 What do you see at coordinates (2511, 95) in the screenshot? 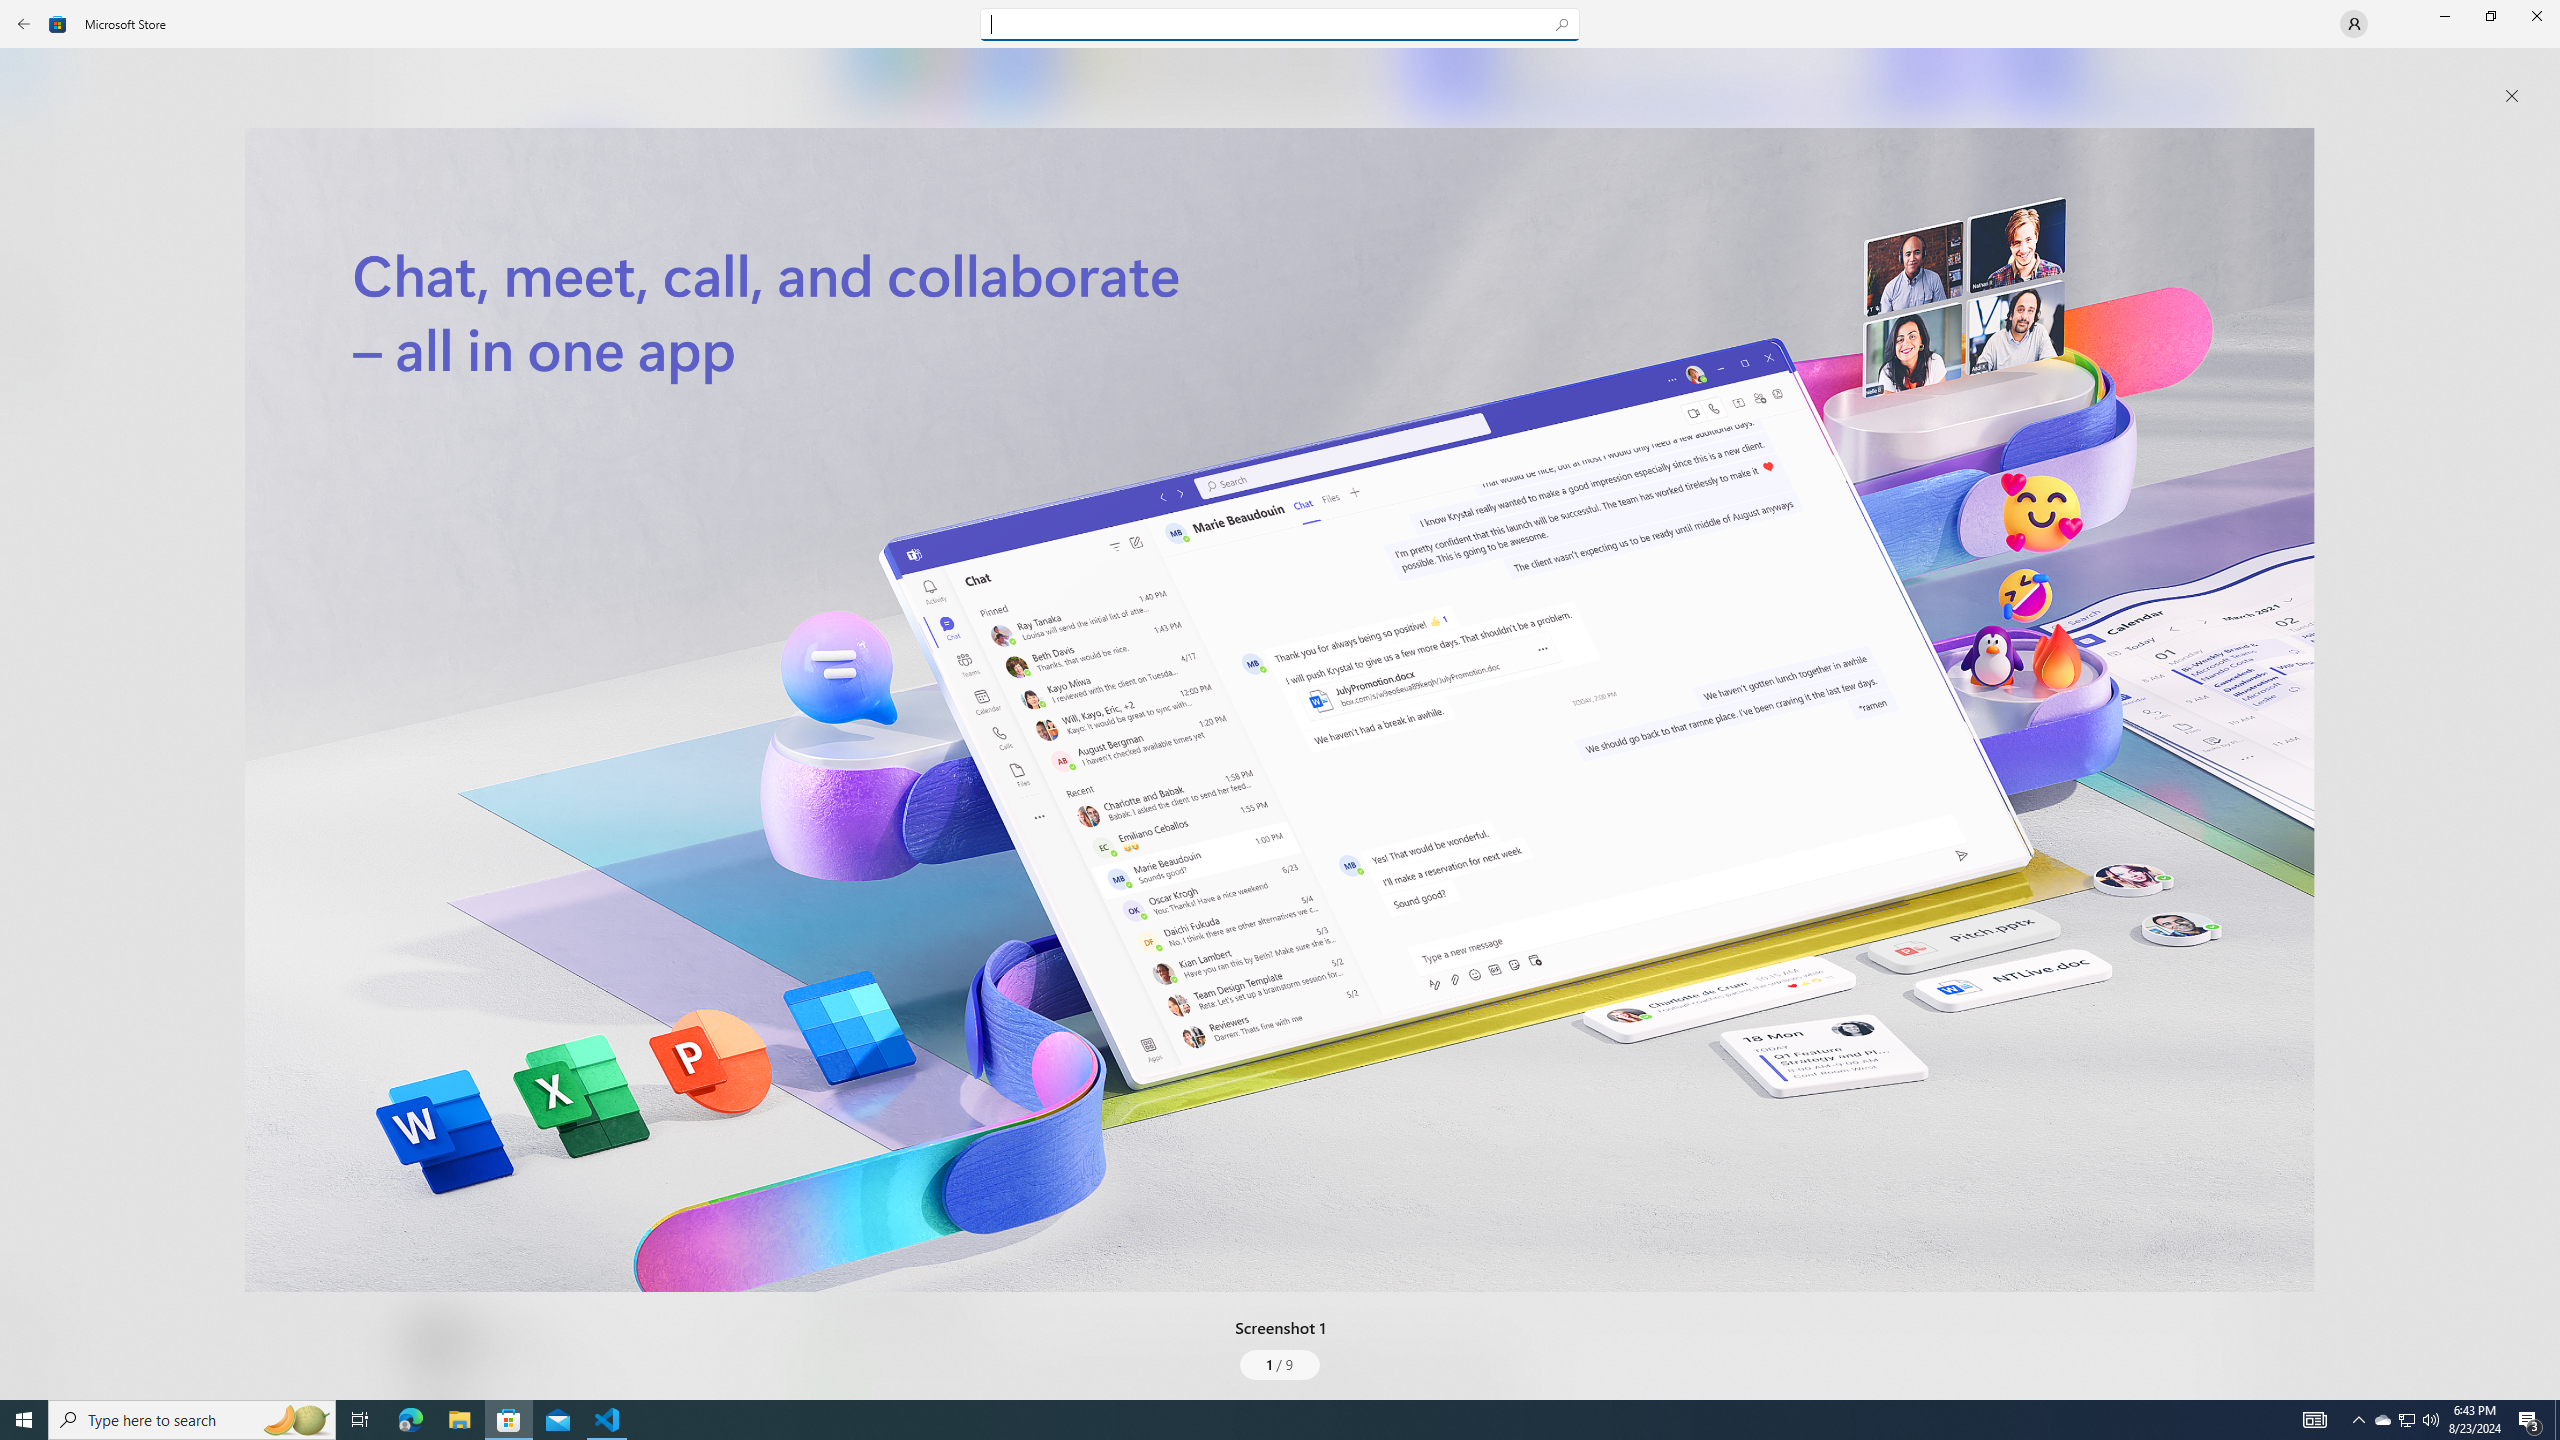
I see `'close popup window'` at bounding box center [2511, 95].